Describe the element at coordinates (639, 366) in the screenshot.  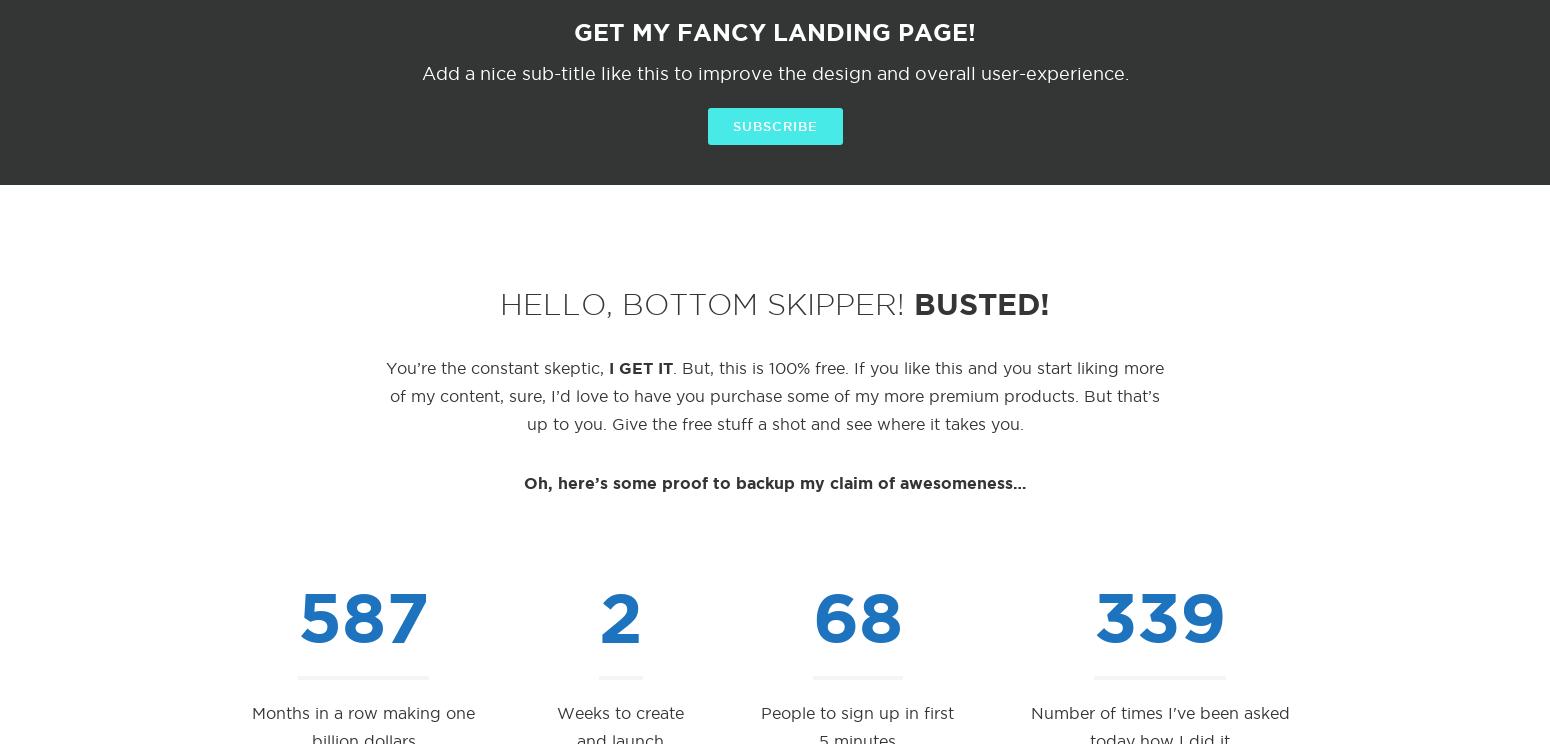
I see `'I GET IT'` at that location.